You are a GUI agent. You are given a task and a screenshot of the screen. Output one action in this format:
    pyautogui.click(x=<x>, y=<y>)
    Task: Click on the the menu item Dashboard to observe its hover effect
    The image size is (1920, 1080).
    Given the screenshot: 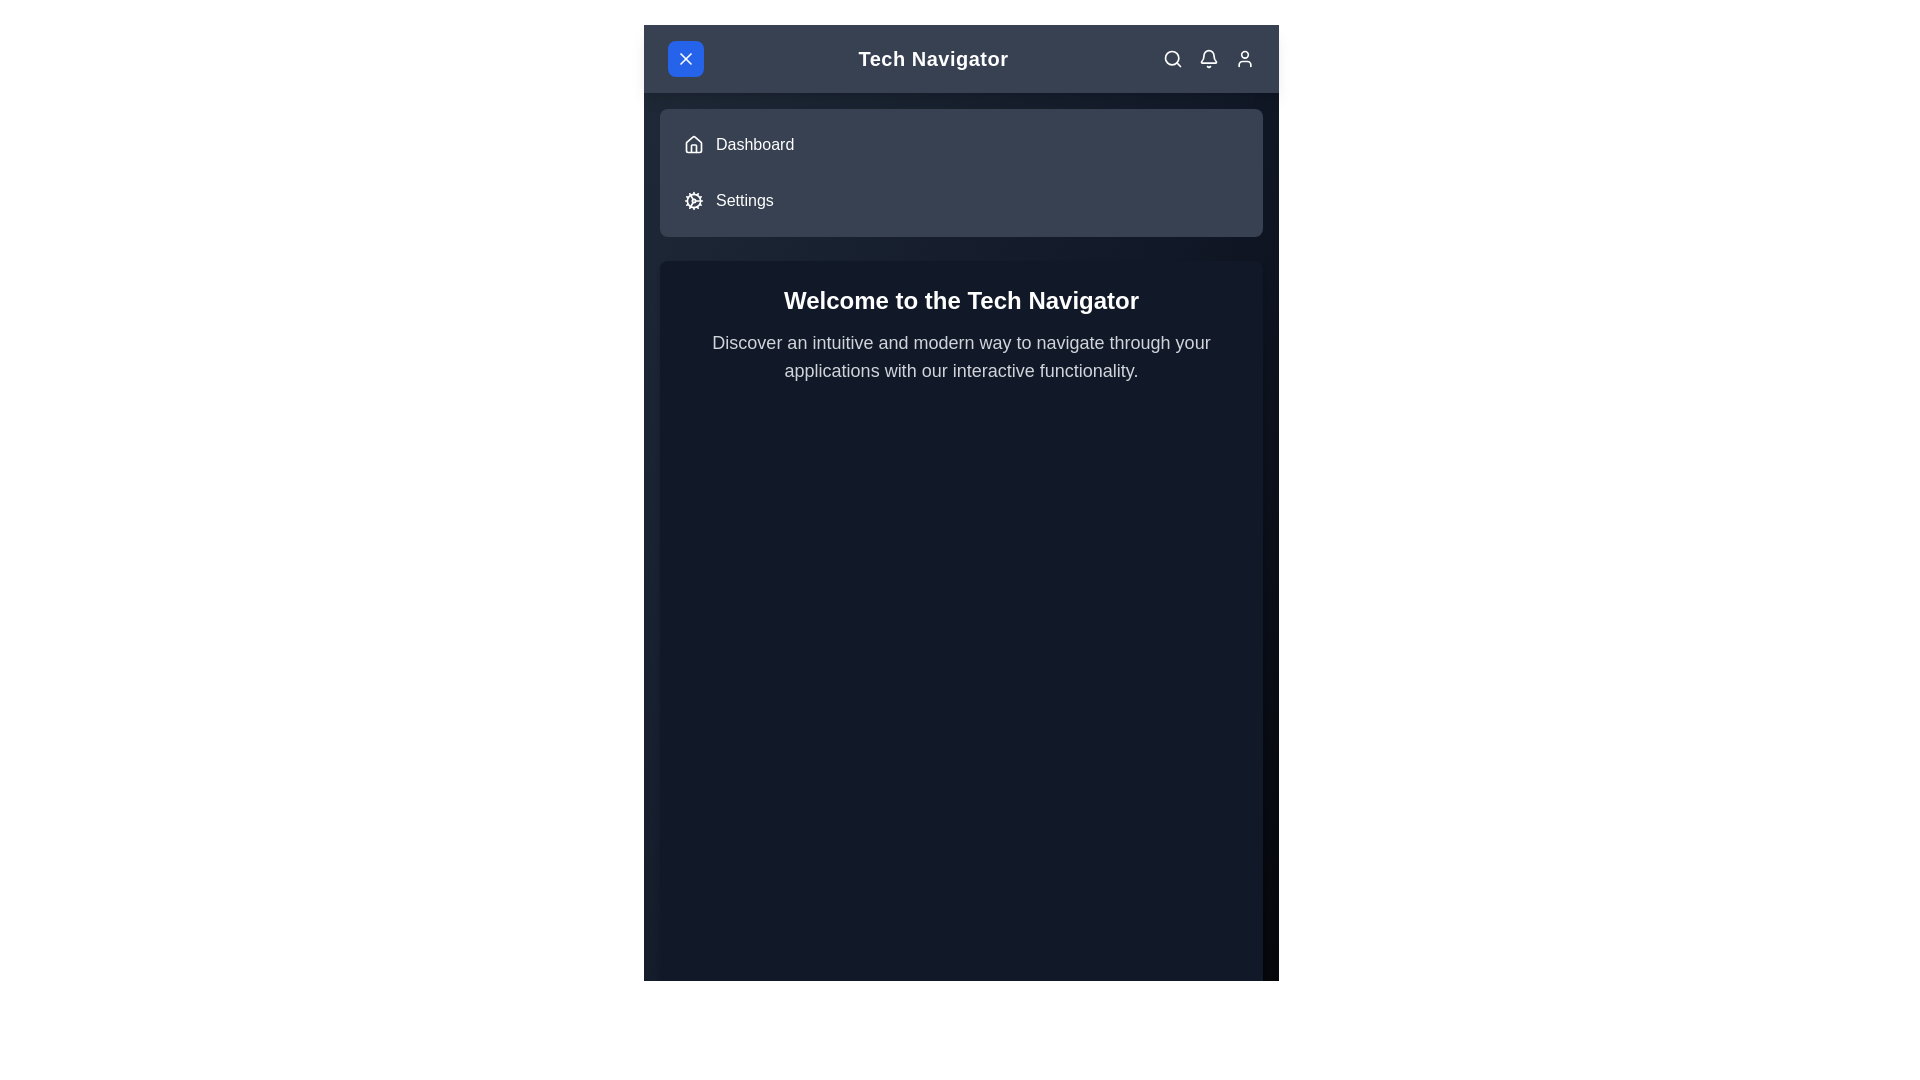 What is the action you would take?
    pyautogui.click(x=961, y=144)
    